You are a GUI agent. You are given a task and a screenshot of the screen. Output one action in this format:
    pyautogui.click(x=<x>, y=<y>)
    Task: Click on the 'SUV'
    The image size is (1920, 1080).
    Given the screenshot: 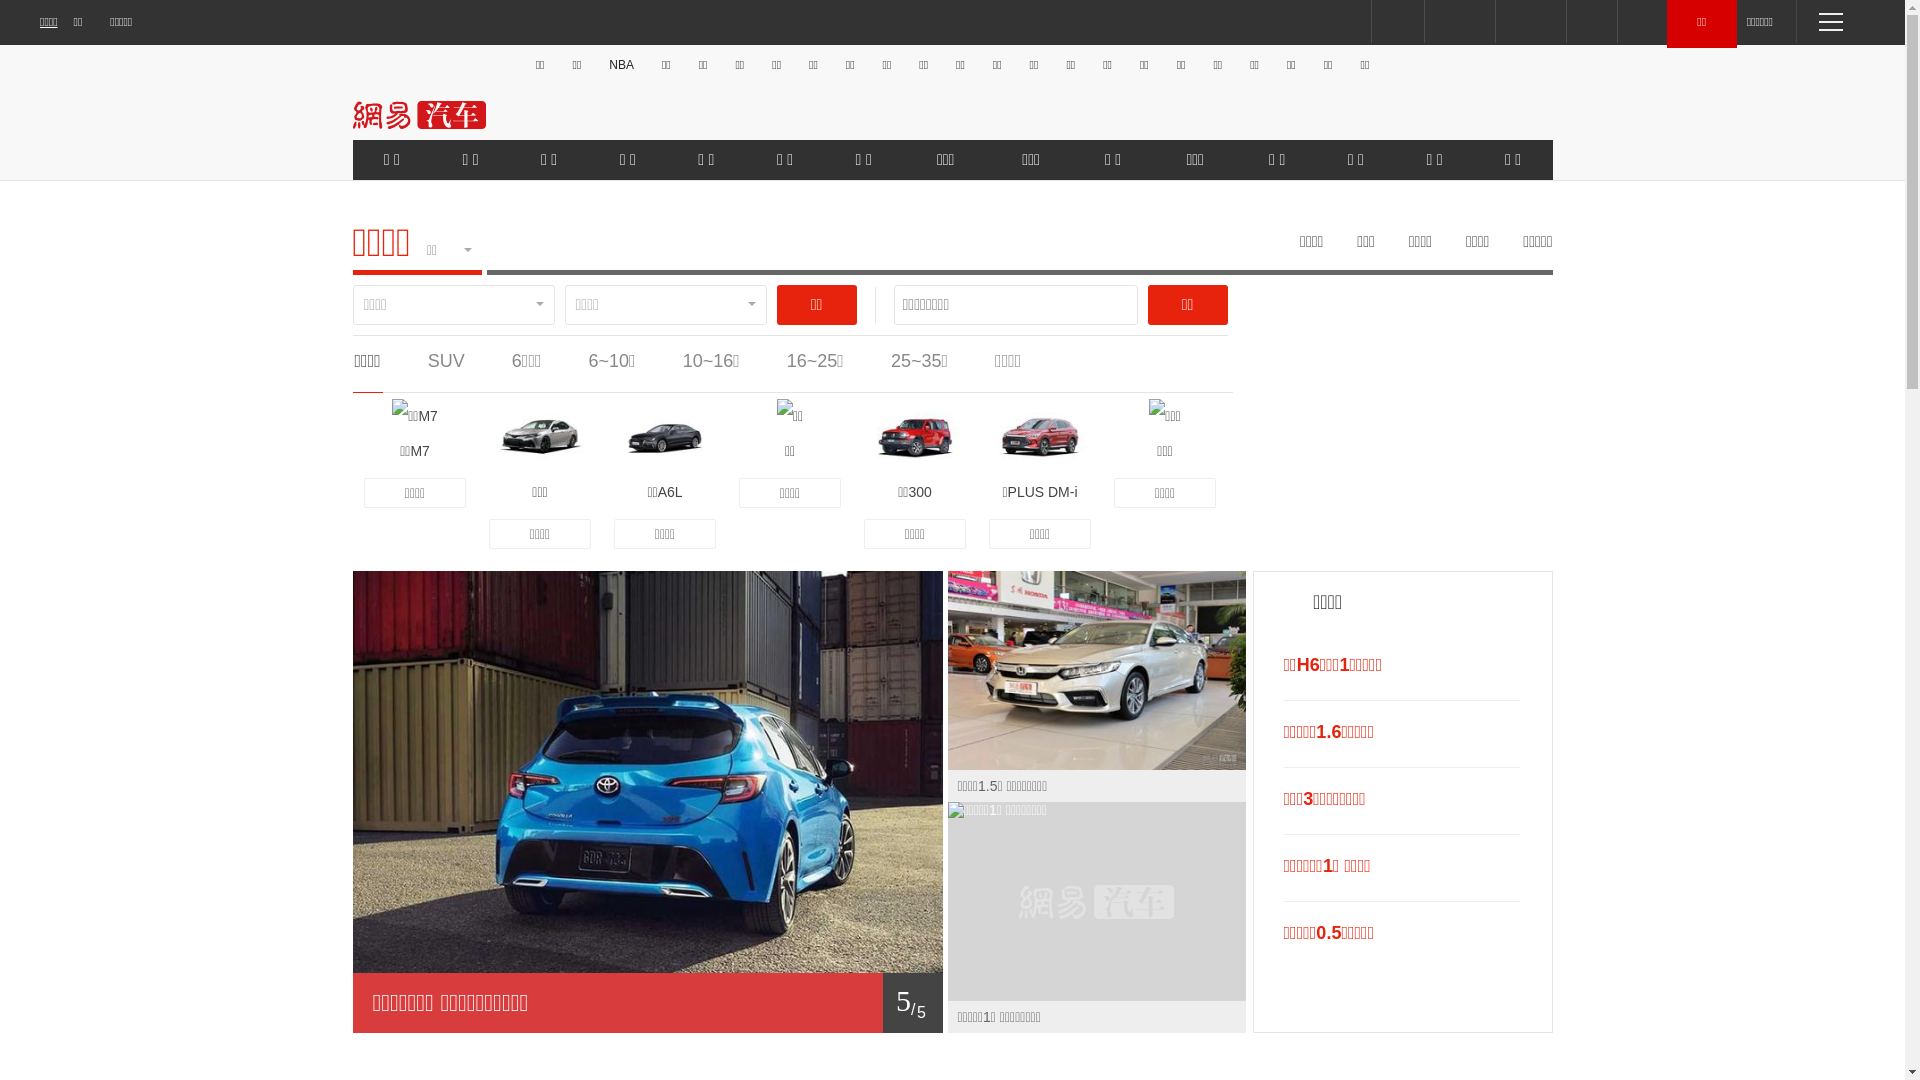 What is the action you would take?
    pyautogui.click(x=426, y=361)
    